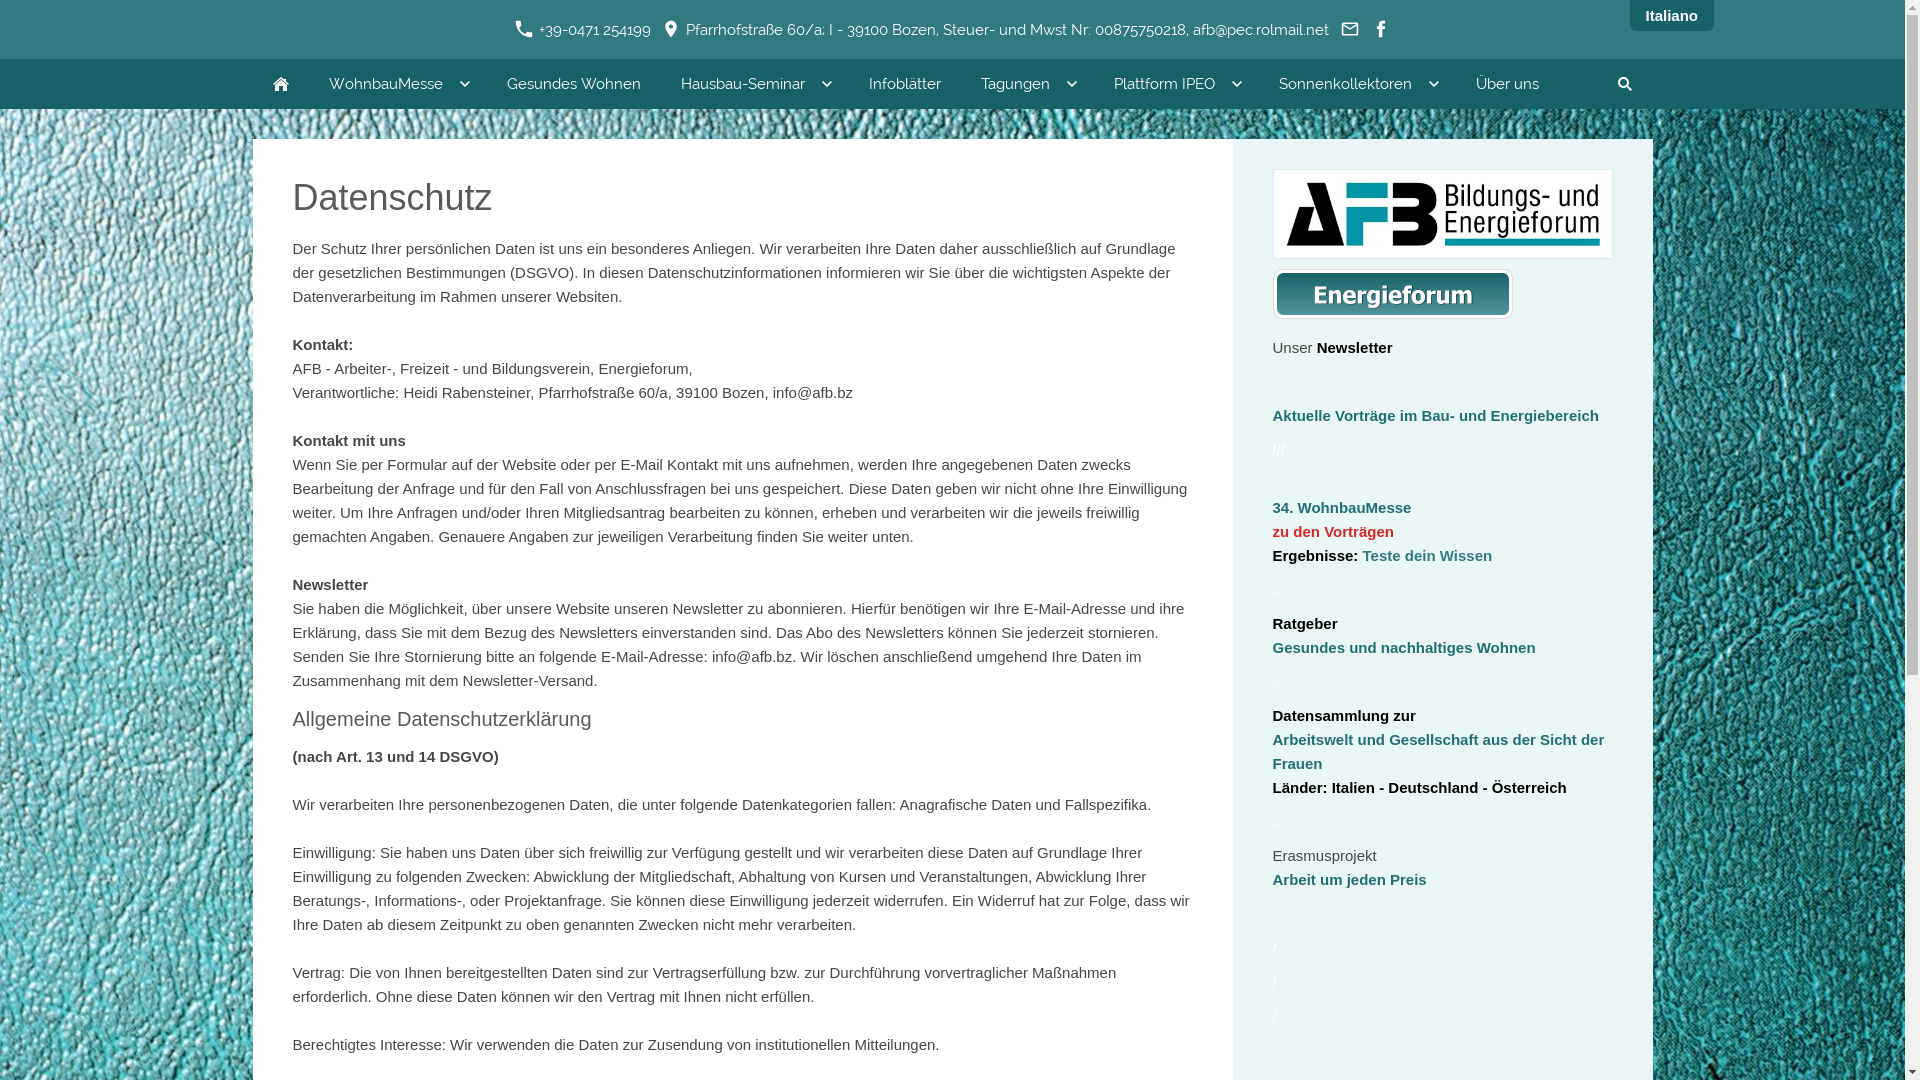 This screenshot has height=1080, width=1920. Describe the element at coordinates (1379, 30) in the screenshot. I see `'Unsere Facebook-Seite besuchen'` at that location.